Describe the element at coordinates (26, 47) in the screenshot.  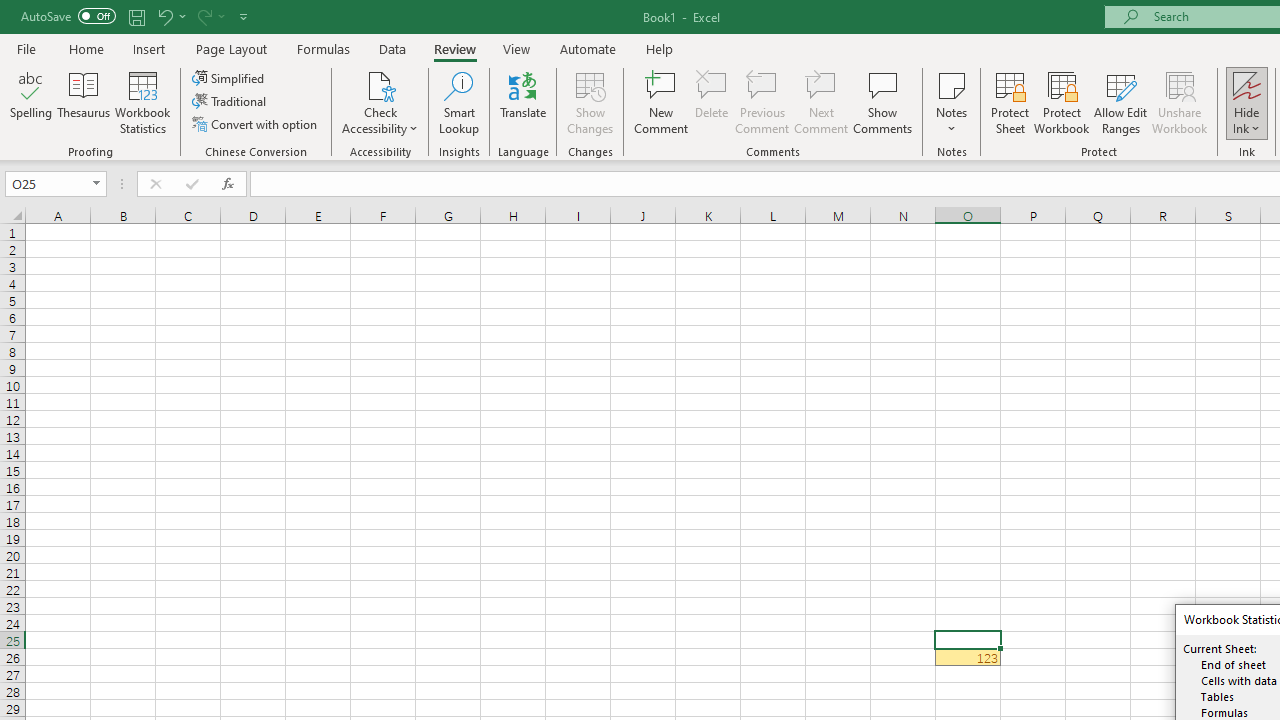
I see `'File Tab'` at that location.